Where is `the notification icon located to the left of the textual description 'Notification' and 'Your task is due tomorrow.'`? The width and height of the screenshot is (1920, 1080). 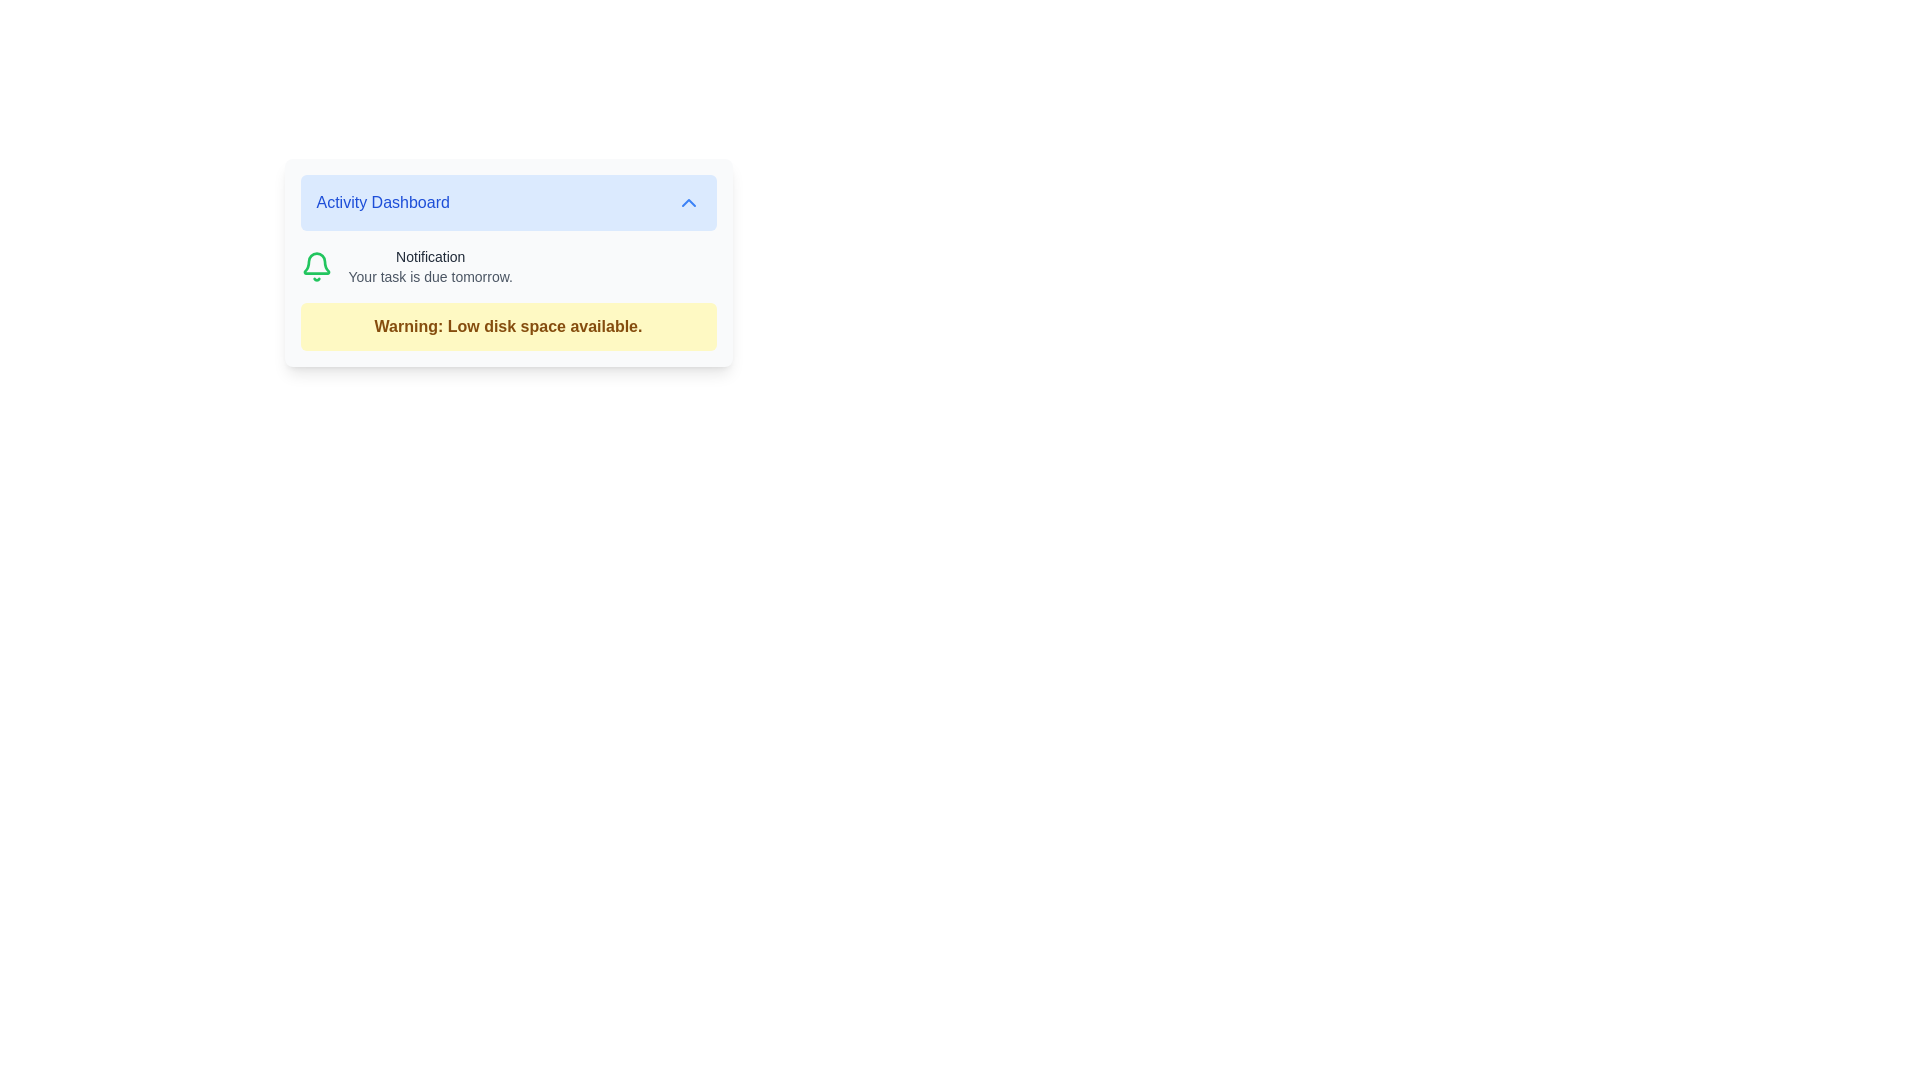 the notification icon located to the left of the textual description 'Notification' and 'Your task is due tomorrow.' is located at coordinates (315, 265).